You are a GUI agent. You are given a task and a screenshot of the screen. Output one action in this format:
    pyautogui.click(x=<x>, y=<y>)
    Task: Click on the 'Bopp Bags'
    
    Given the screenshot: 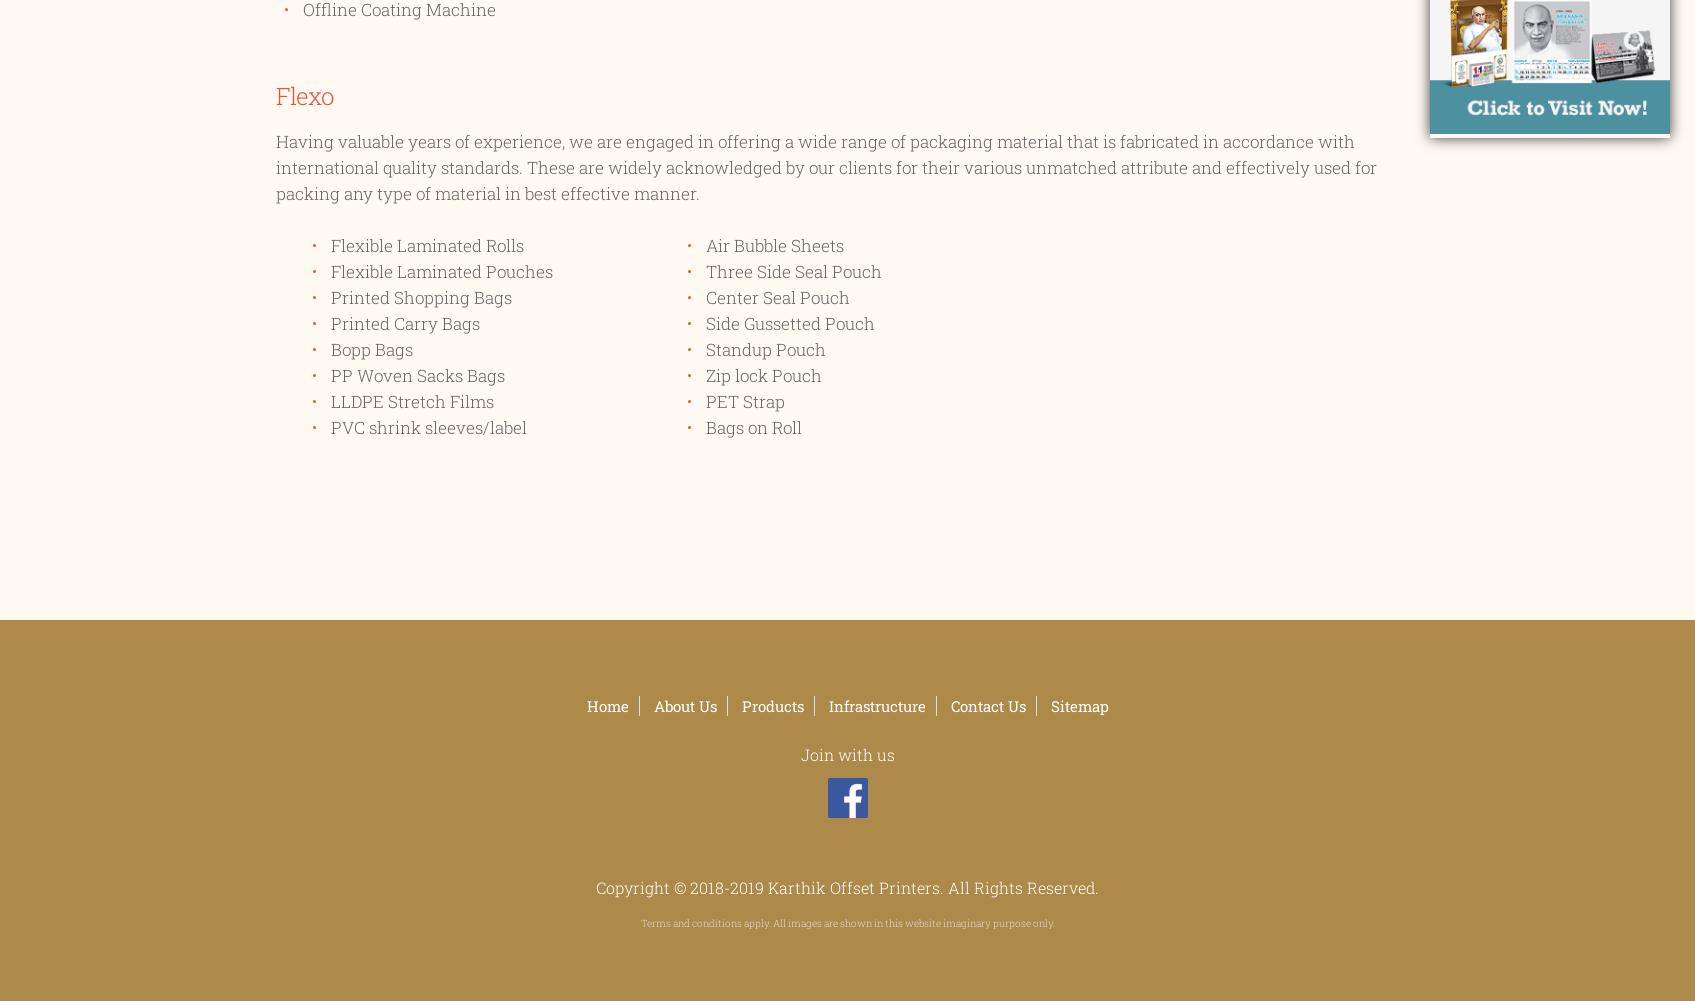 What is the action you would take?
    pyautogui.click(x=370, y=349)
    